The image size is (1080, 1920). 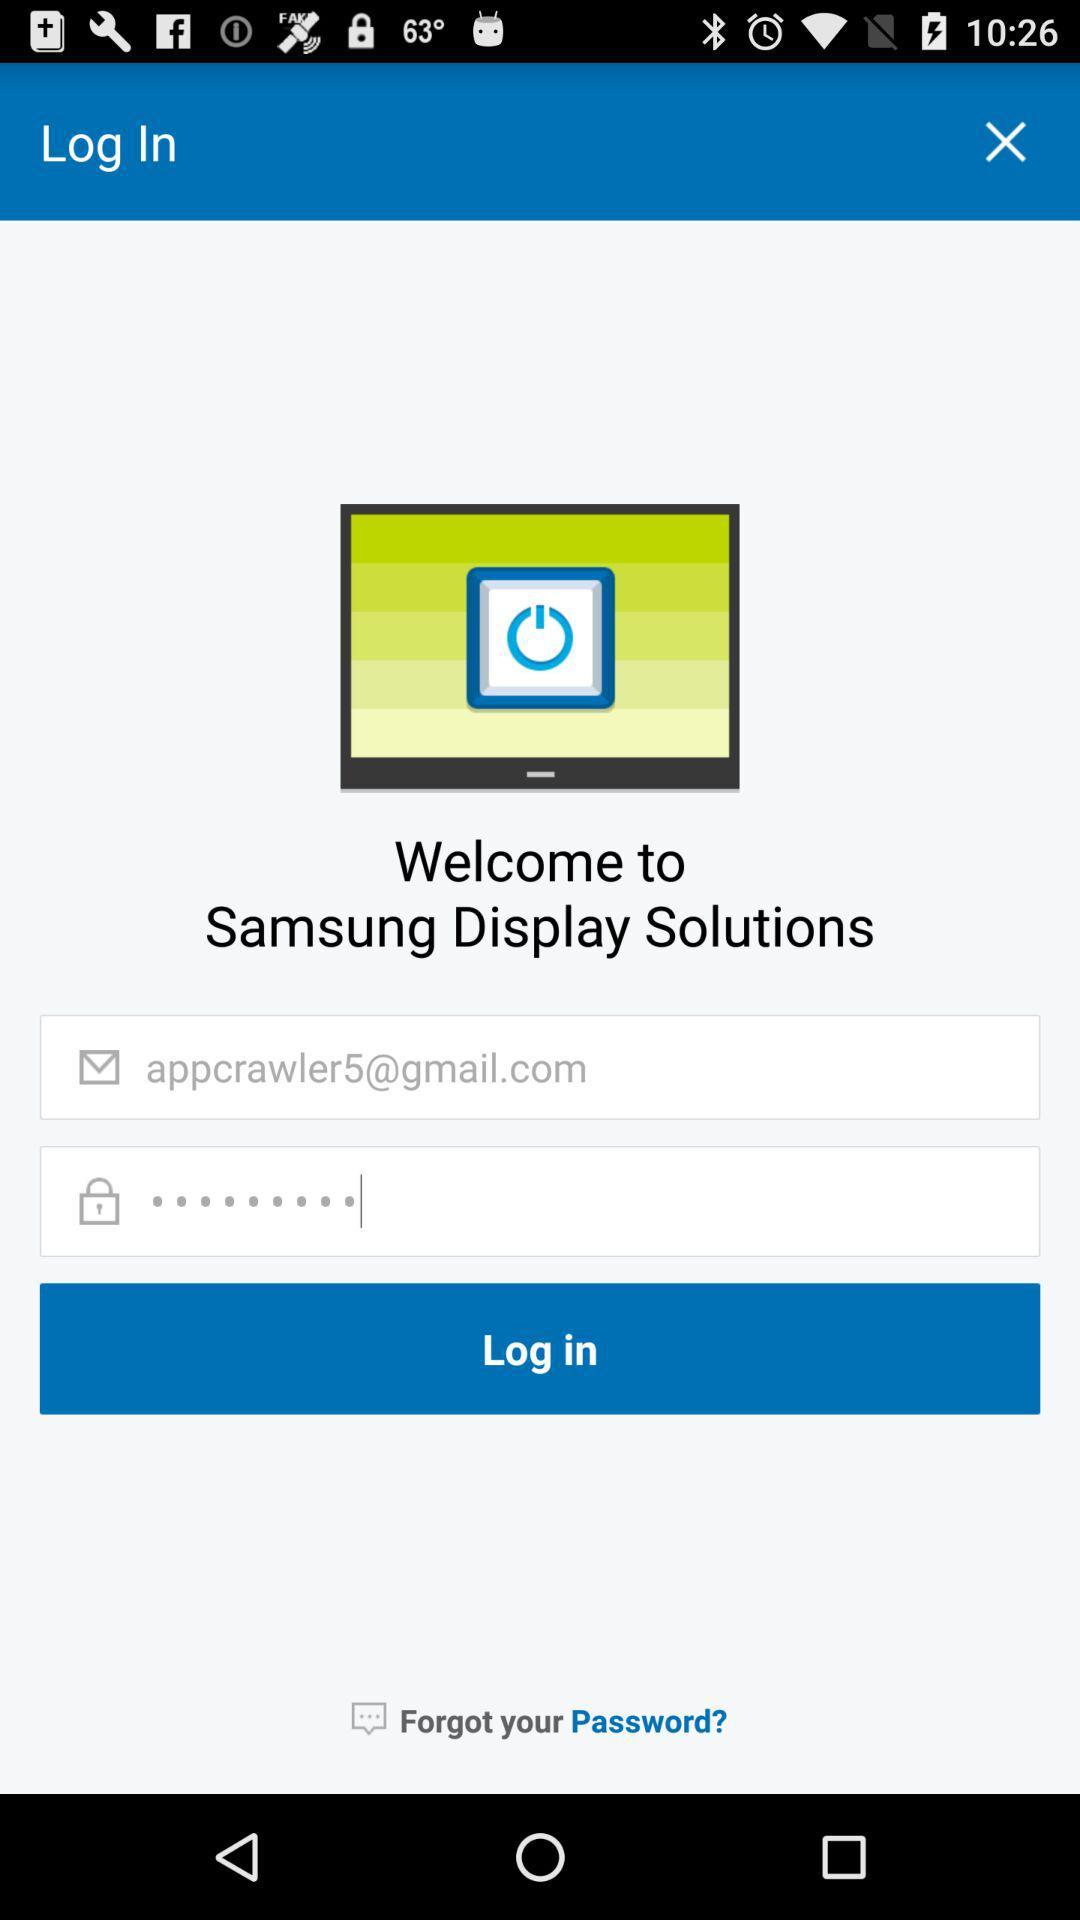 I want to click on the password text field, so click(x=573, y=1200).